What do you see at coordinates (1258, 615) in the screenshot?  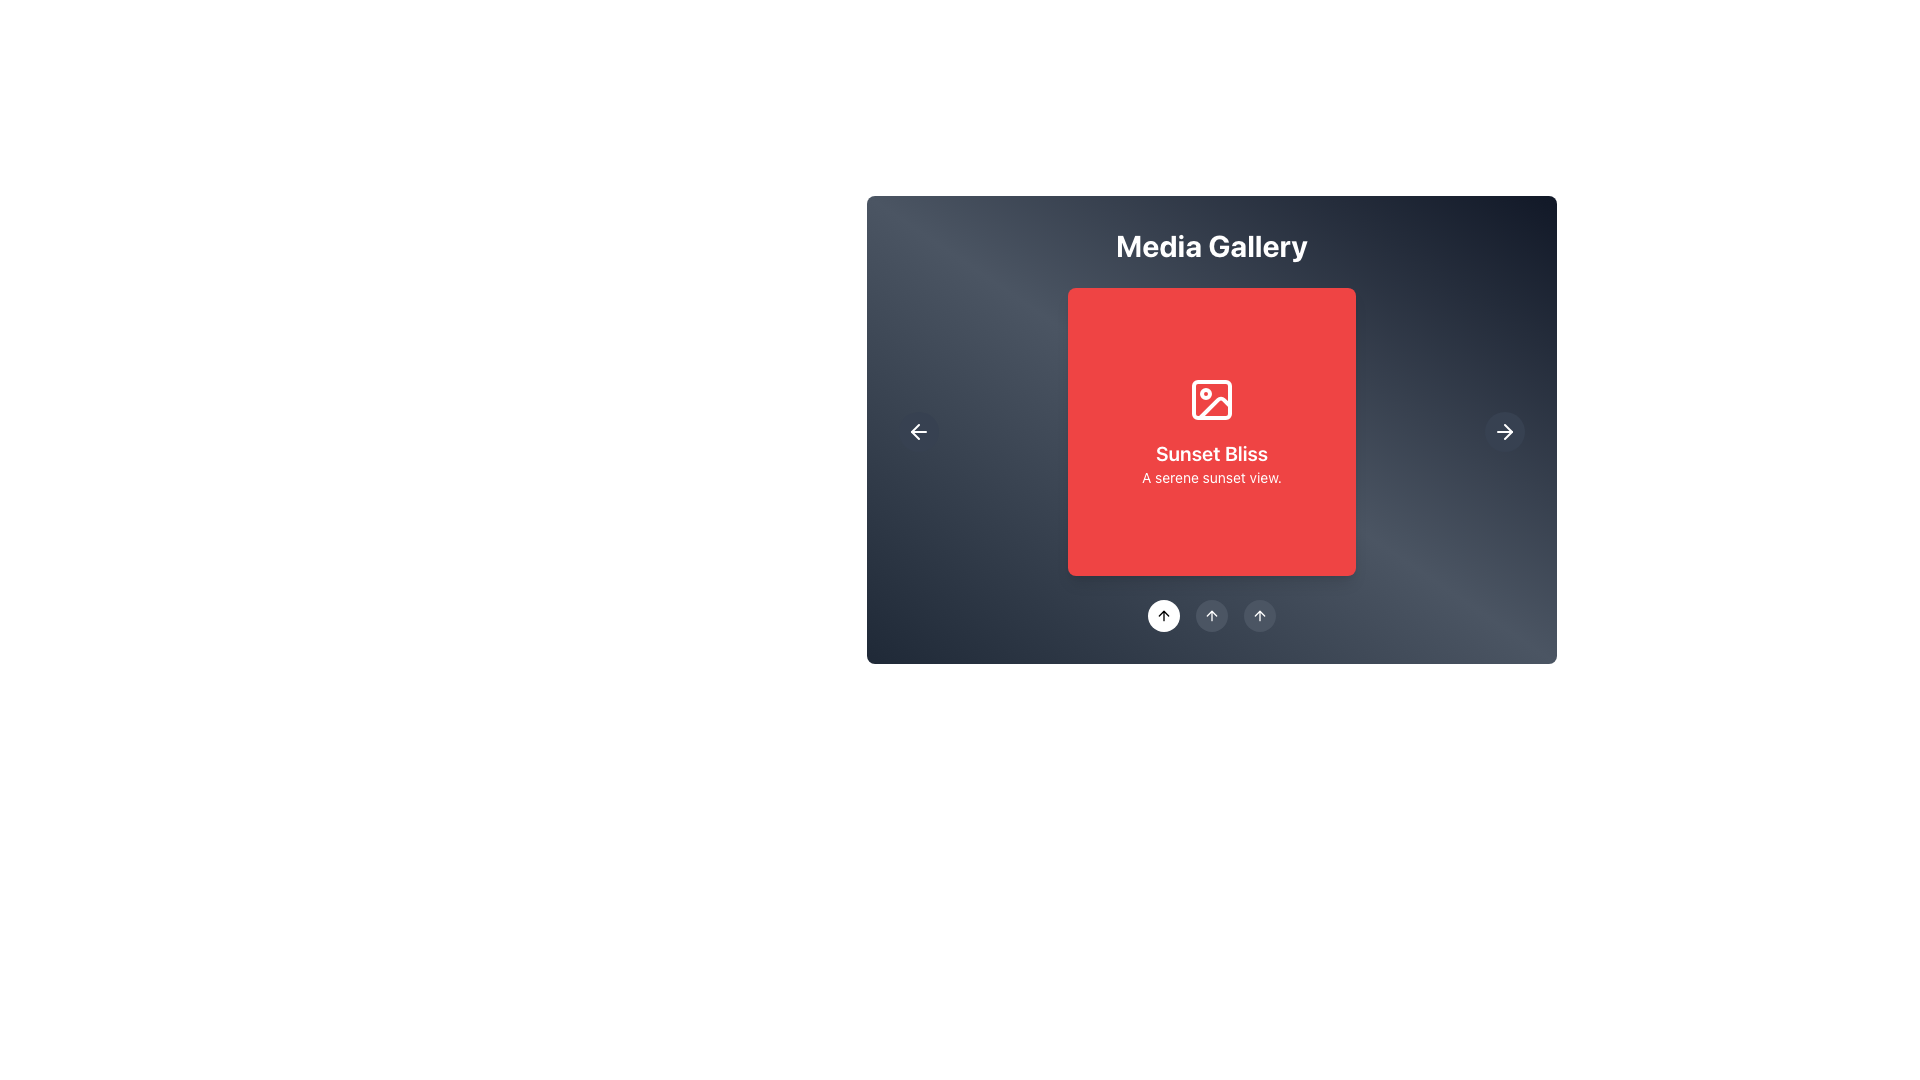 I see `the third circular button located centrally at the bottom of the red card` at bounding box center [1258, 615].